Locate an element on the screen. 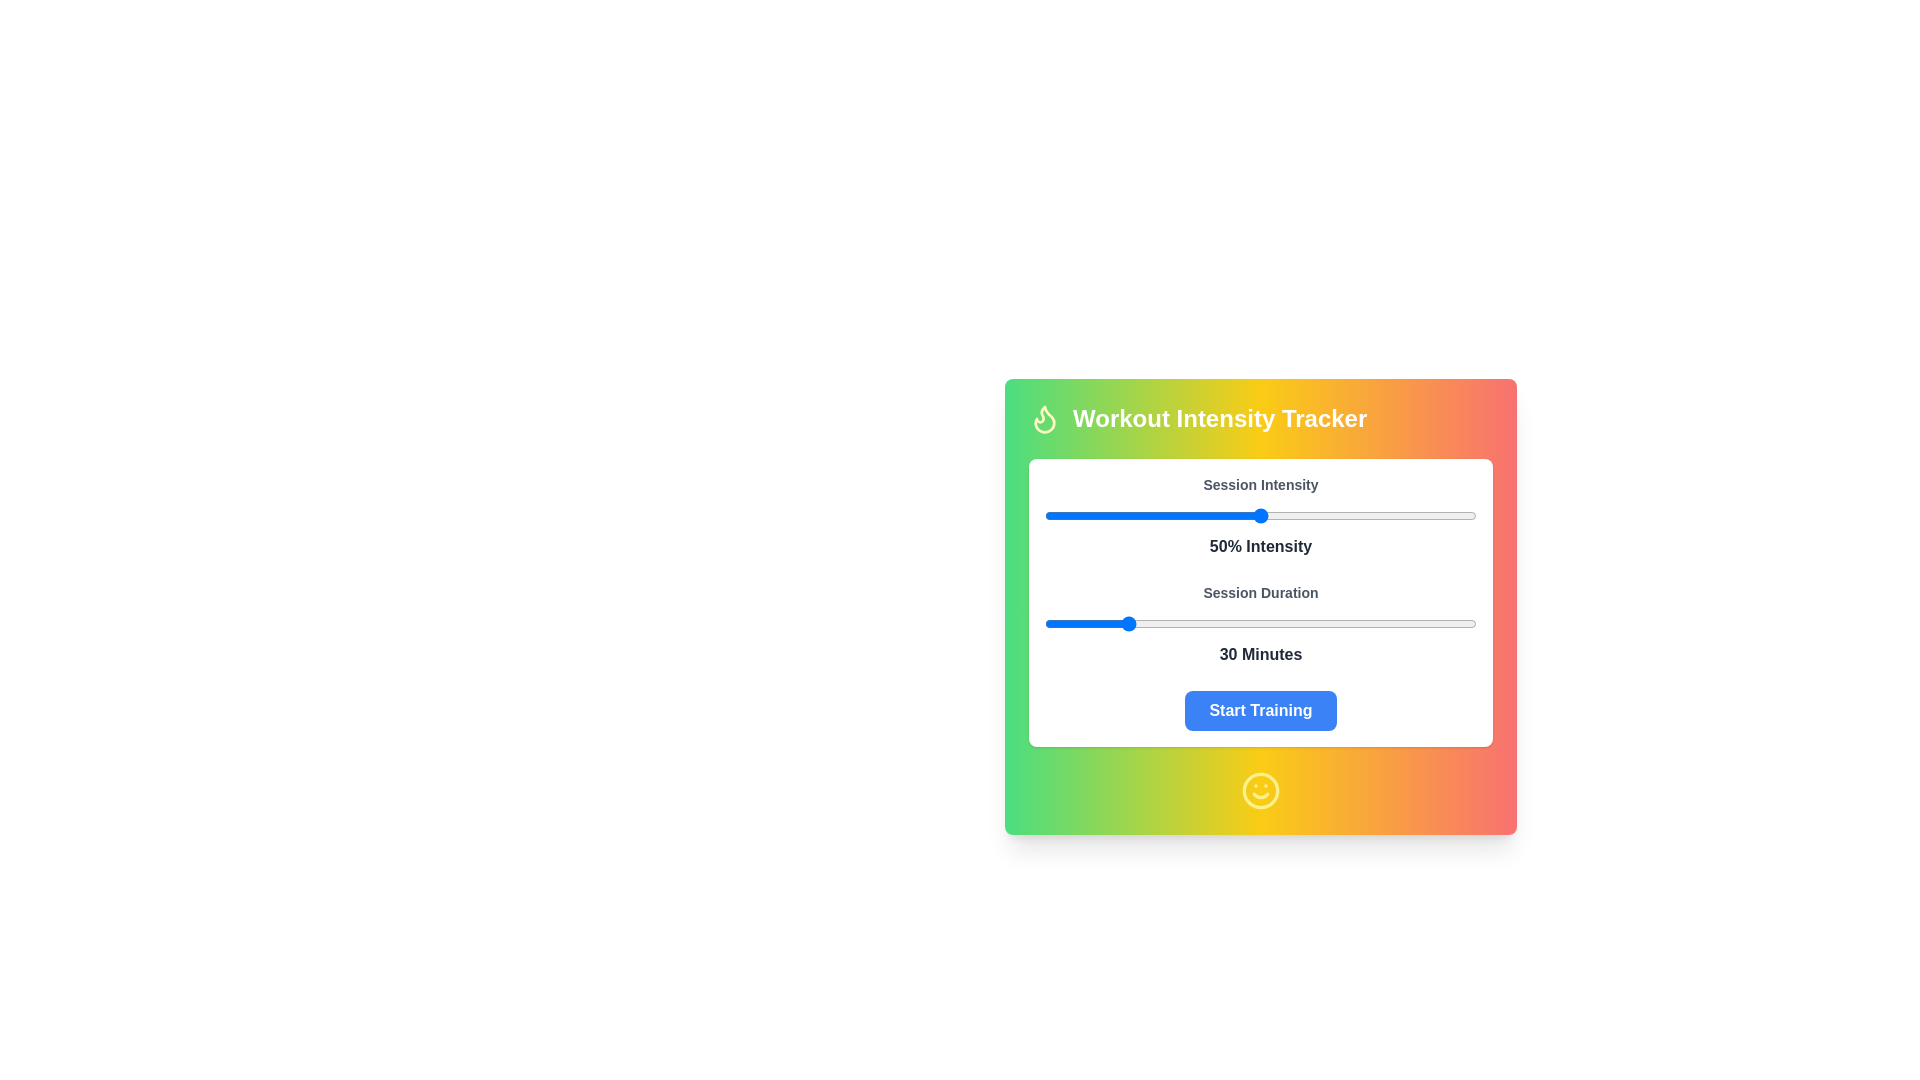  the session duration slider to set the duration to 70 minutes is located at coordinates (1280, 623).